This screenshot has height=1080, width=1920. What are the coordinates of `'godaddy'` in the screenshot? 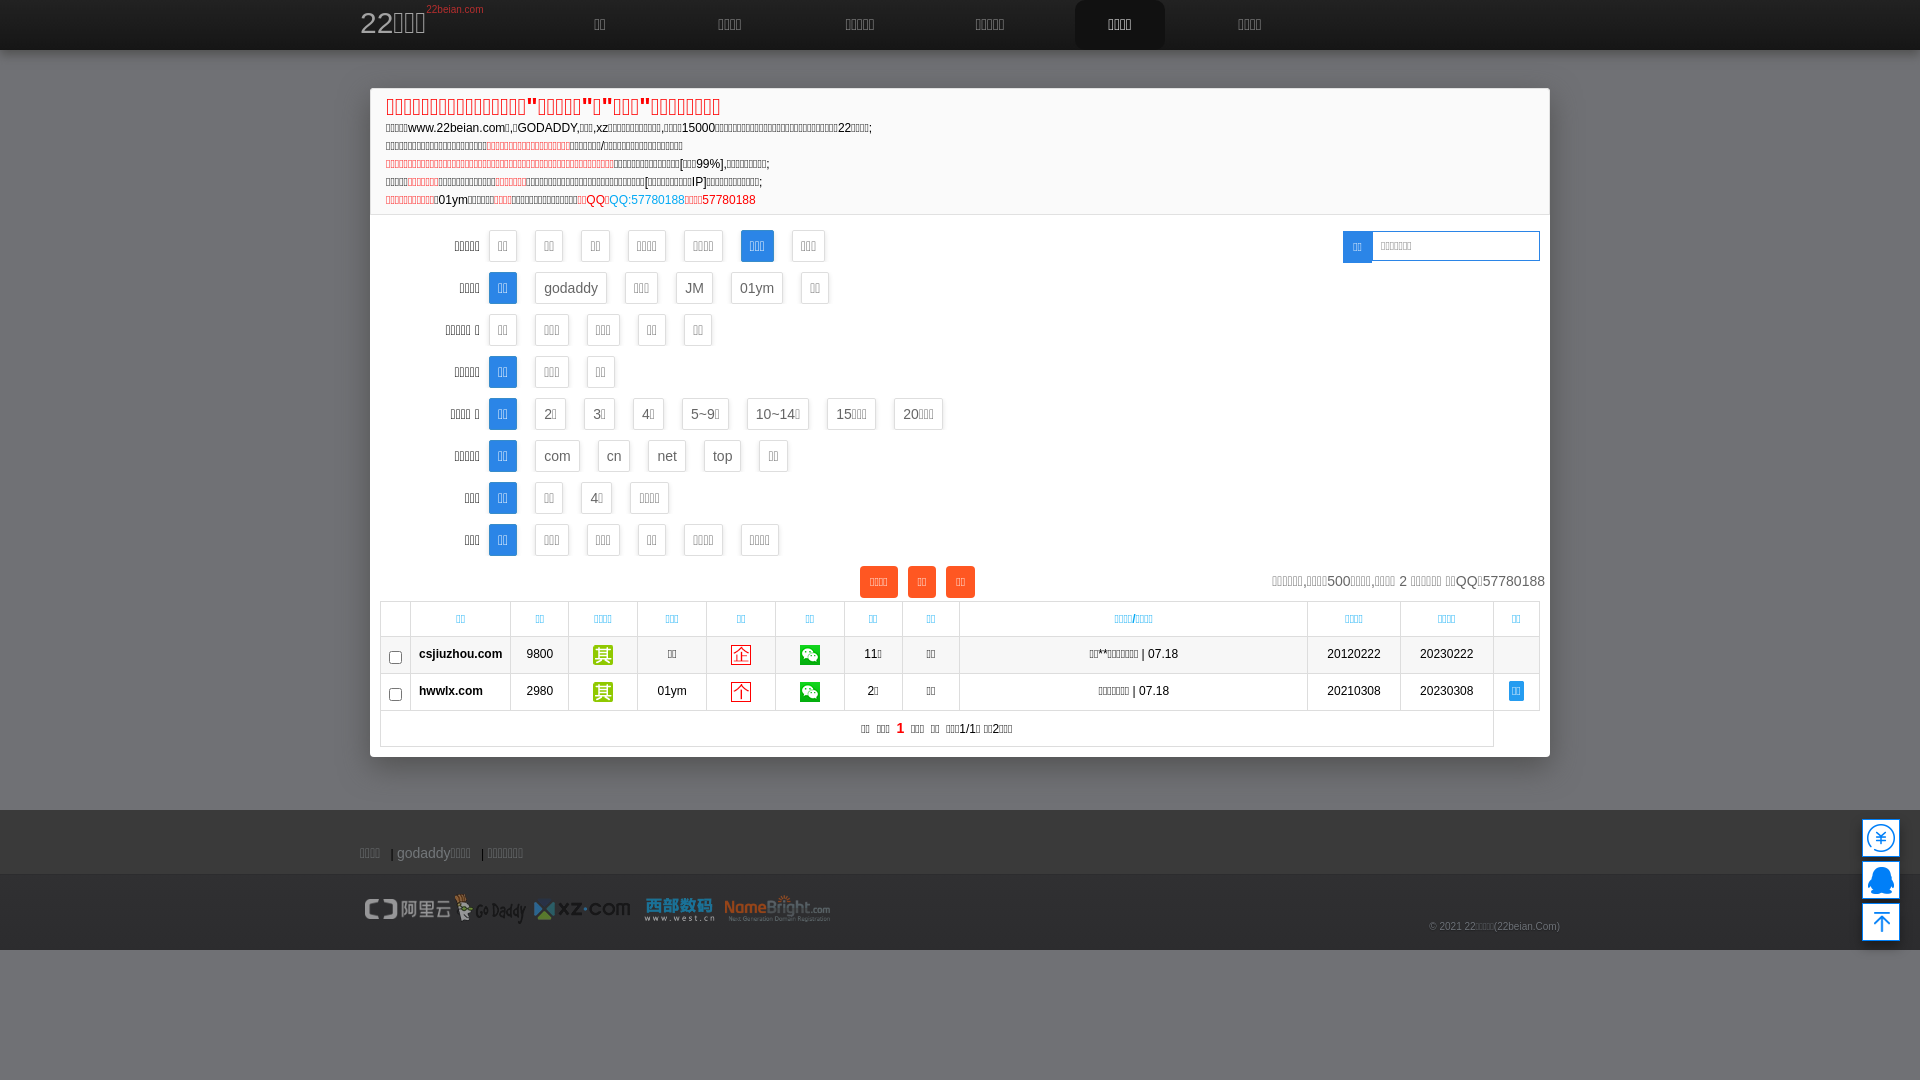 It's located at (536, 288).